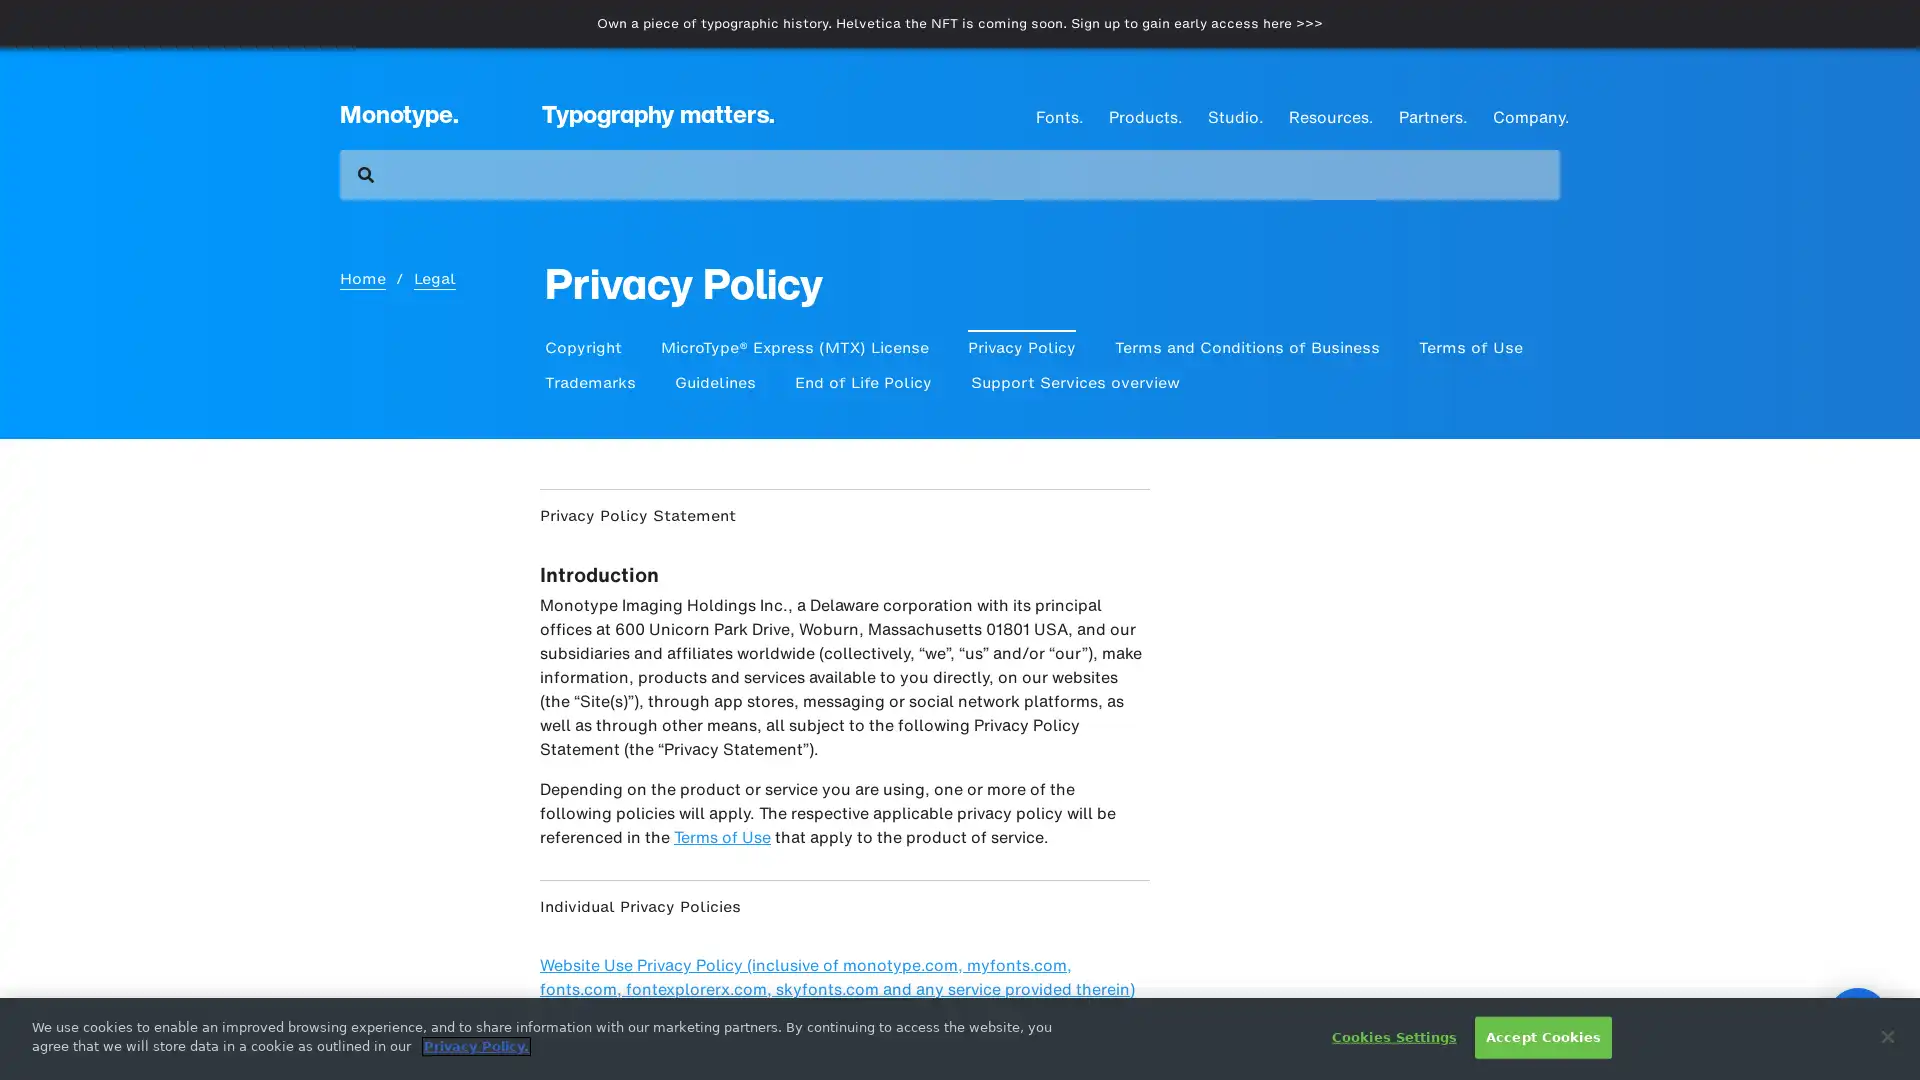 The height and width of the screenshot is (1080, 1920). What do you see at coordinates (1856, 1018) in the screenshot?
I see `Open Intercom Messenger` at bounding box center [1856, 1018].